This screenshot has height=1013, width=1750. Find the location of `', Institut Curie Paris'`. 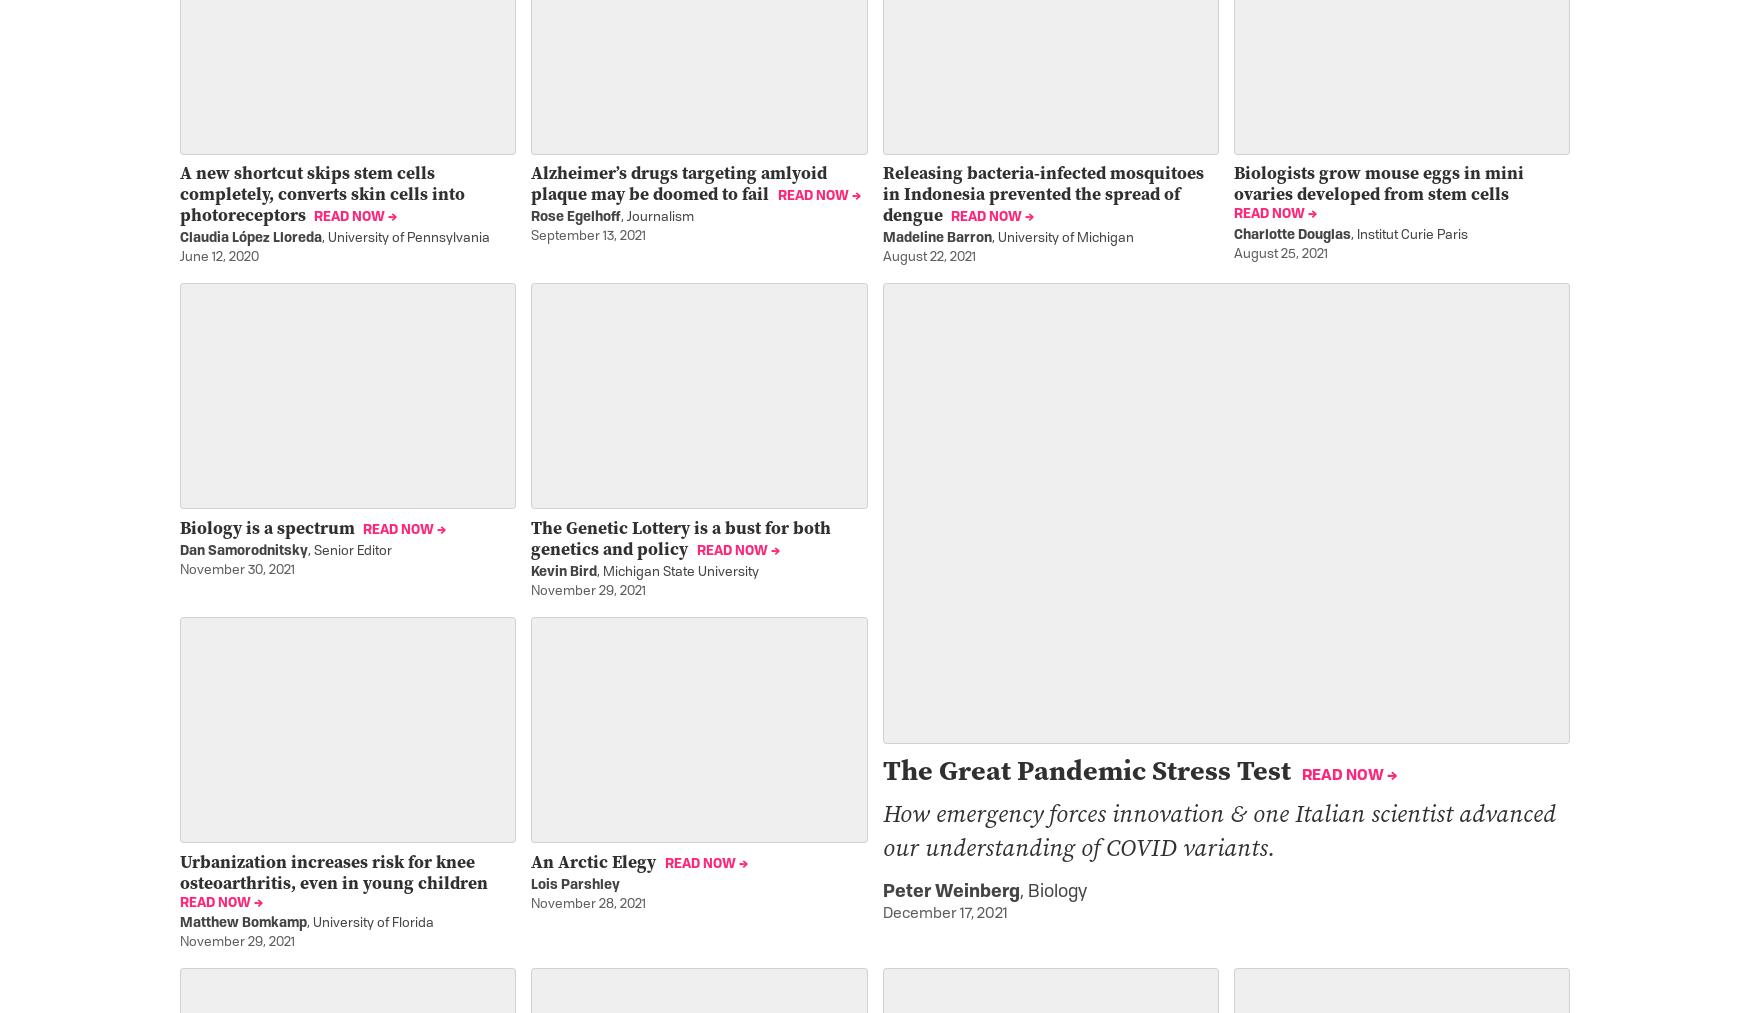

', Institut Curie Paris' is located at coordinates (1407, 233).